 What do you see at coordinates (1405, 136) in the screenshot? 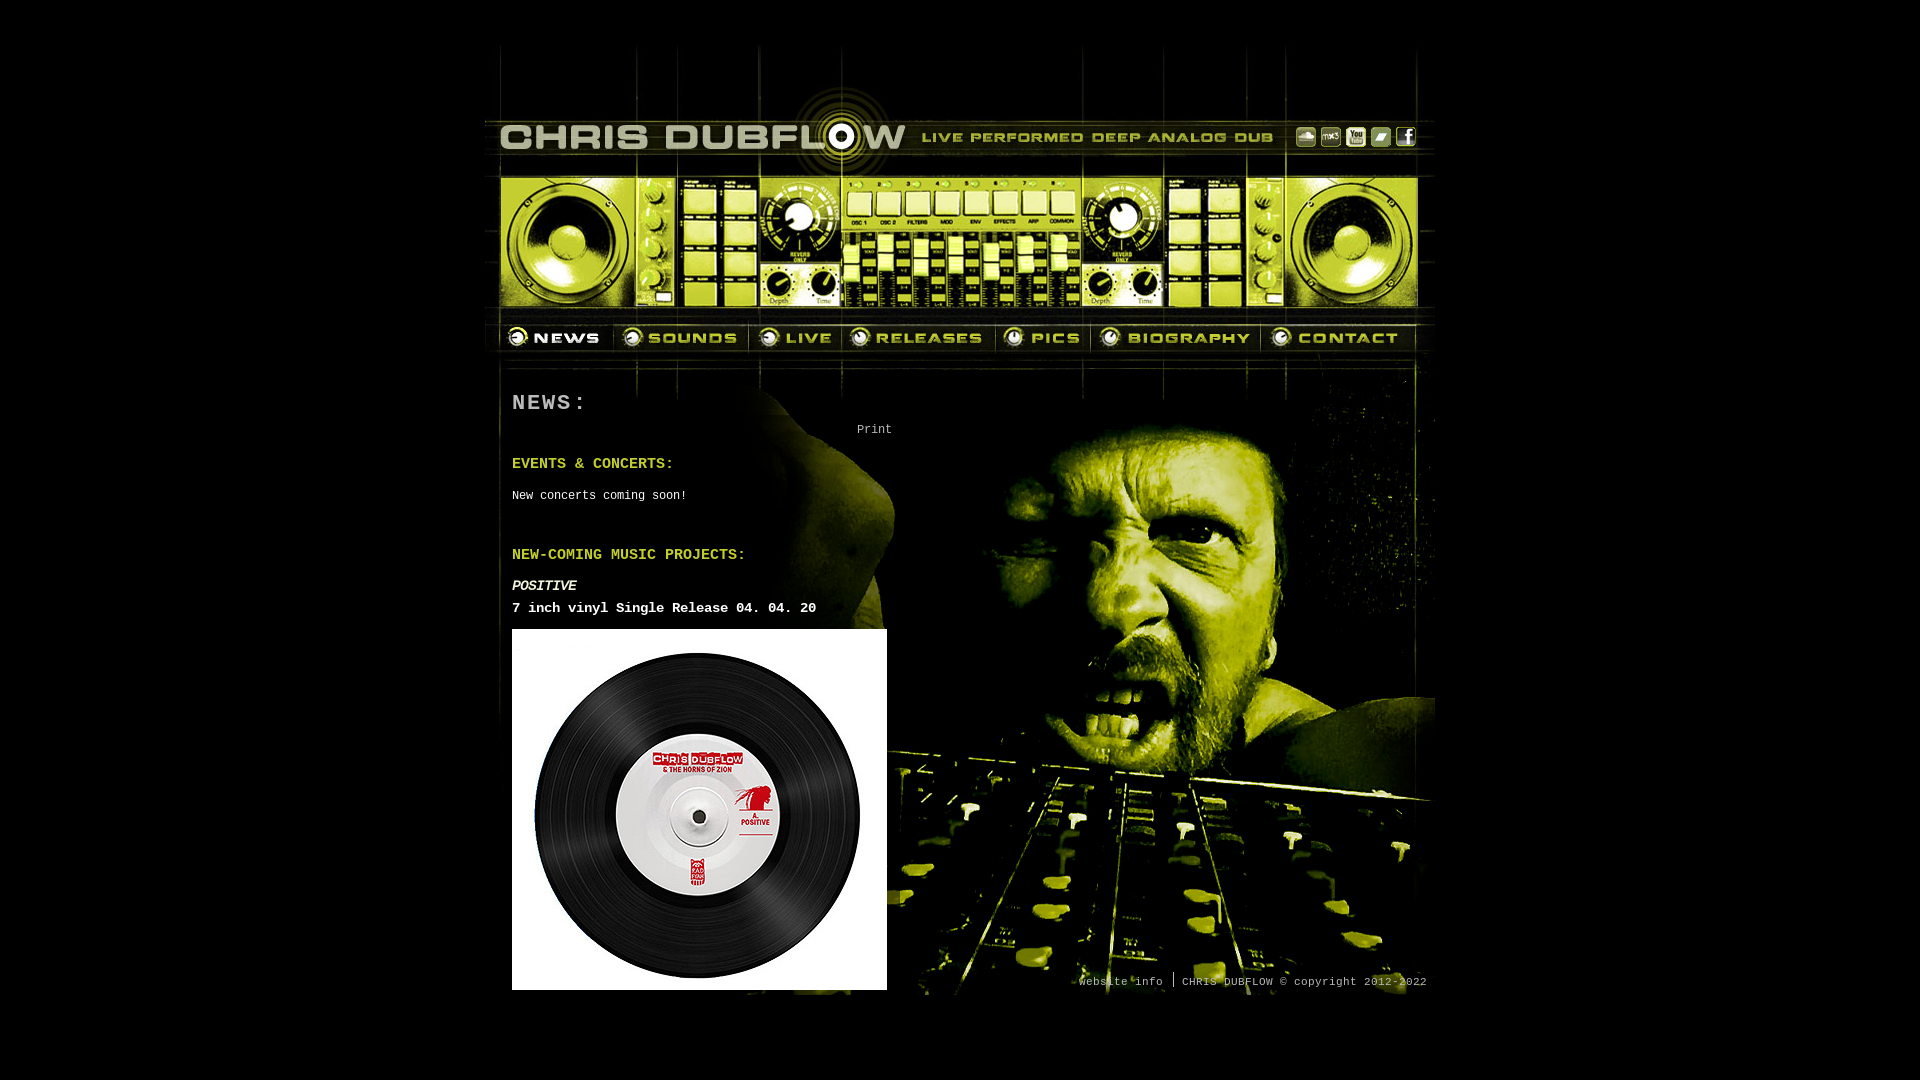
I see `'FACEBOOK'` at bounding box center [1405, 136].